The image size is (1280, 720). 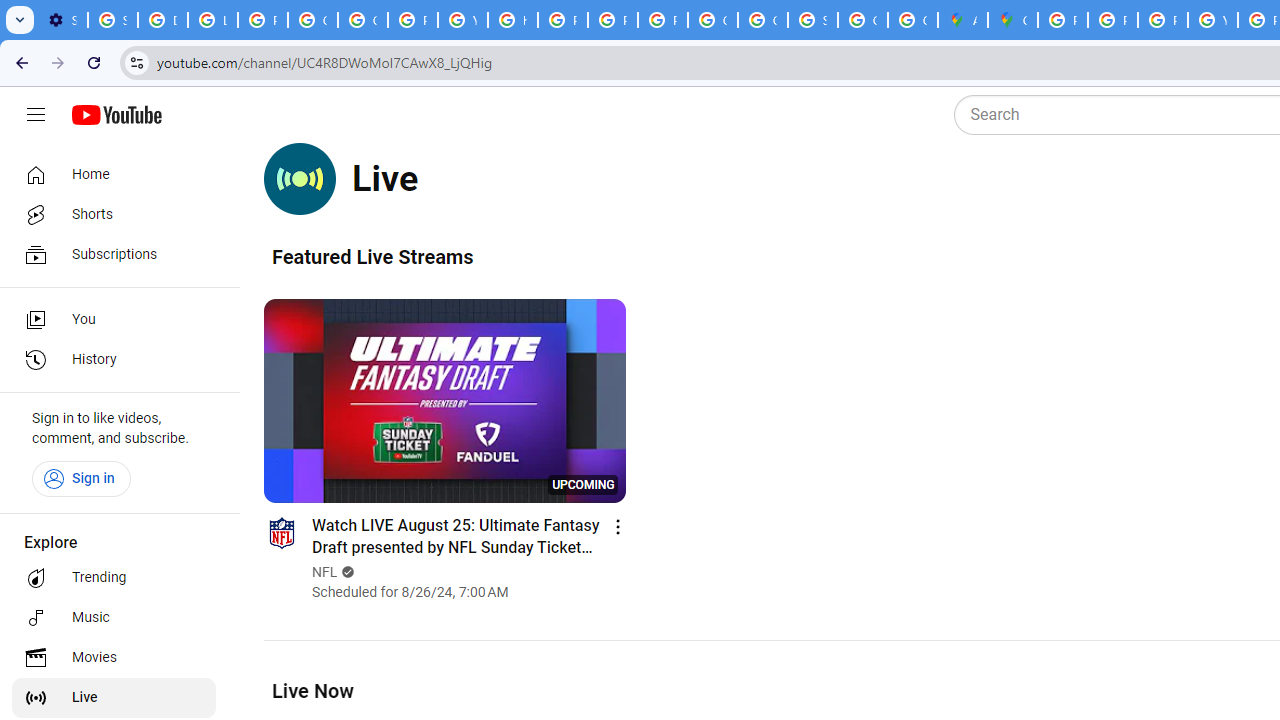 I want to click on 'Trending', so click(x=112, y=578).